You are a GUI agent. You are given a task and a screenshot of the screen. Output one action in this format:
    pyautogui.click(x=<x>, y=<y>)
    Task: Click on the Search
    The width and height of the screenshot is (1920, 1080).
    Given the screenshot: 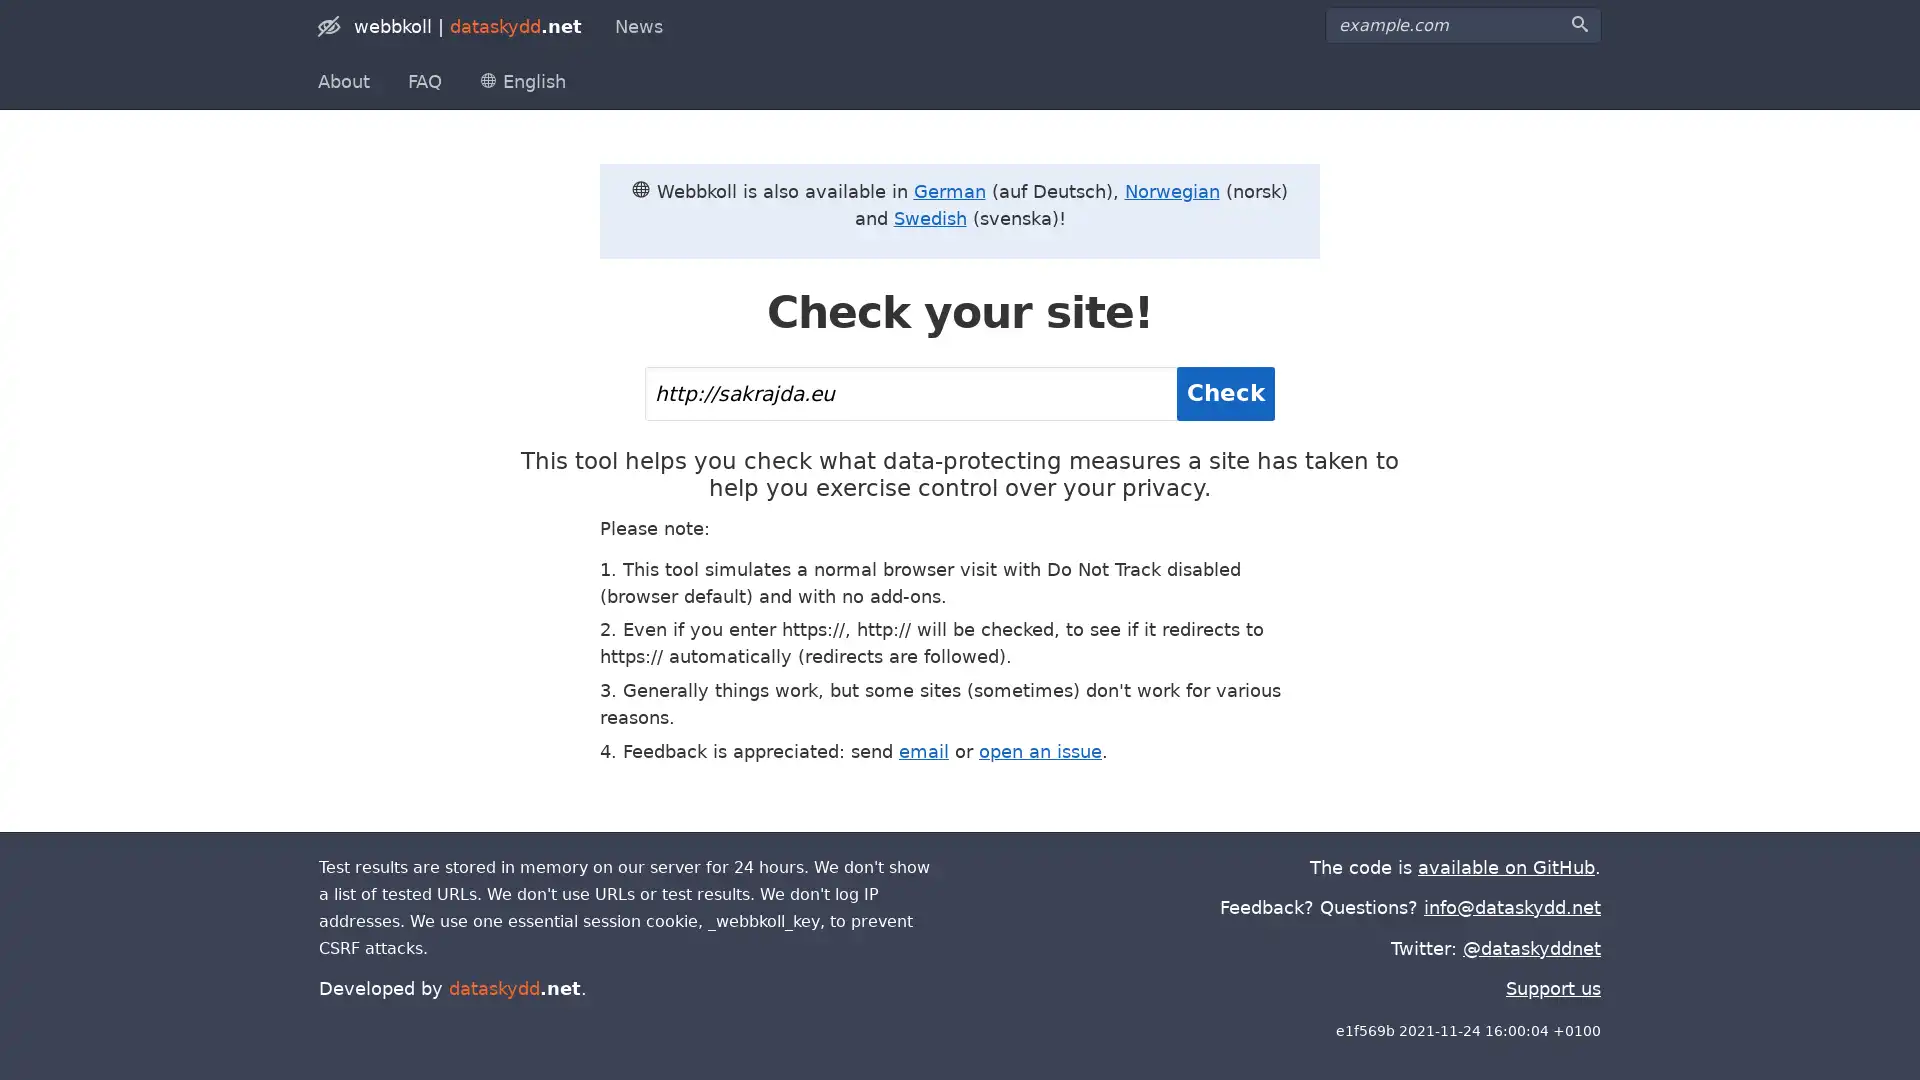 What is the action you would take?
    pyautogui.click(x=1578, y=24)
    